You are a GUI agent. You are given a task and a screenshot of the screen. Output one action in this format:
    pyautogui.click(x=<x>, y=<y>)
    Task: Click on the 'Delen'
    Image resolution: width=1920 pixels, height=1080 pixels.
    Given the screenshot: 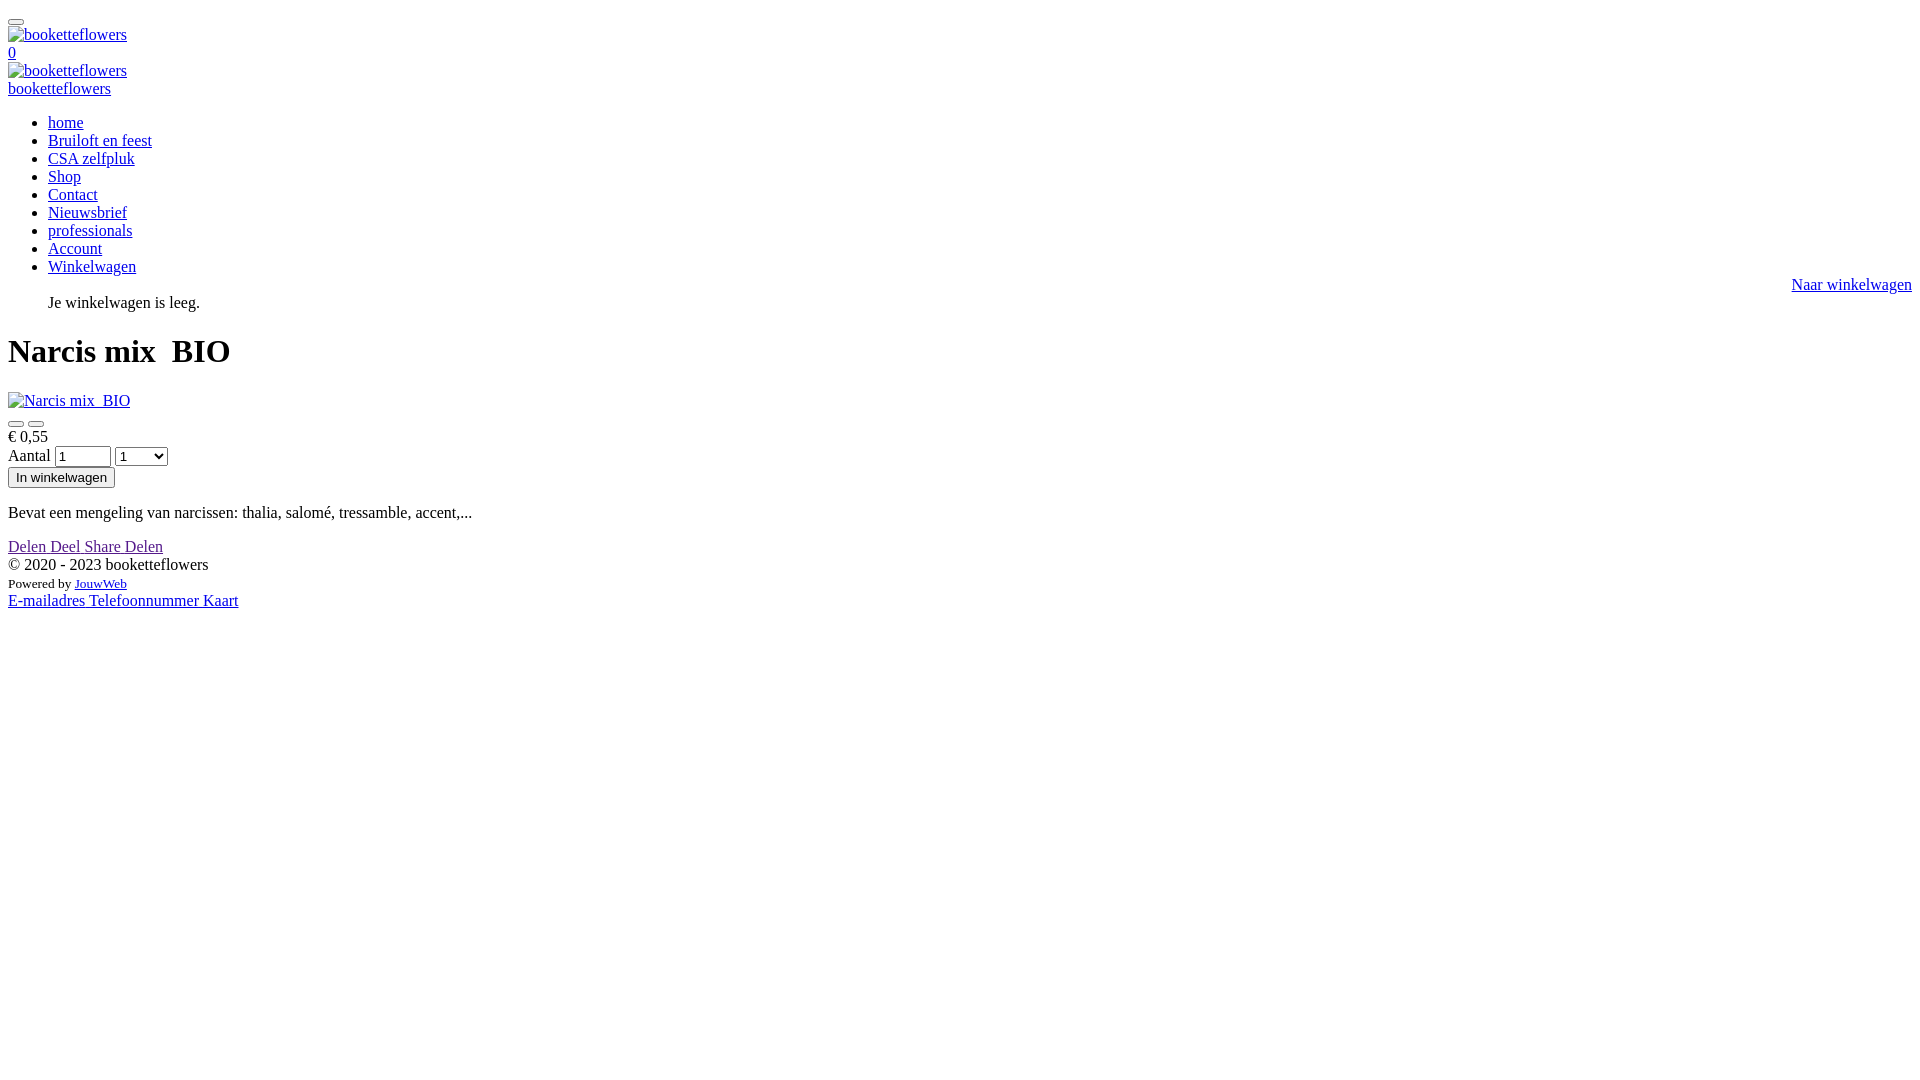 What is the action you would take?
    pyautogui.click(x=28, y=546)
    